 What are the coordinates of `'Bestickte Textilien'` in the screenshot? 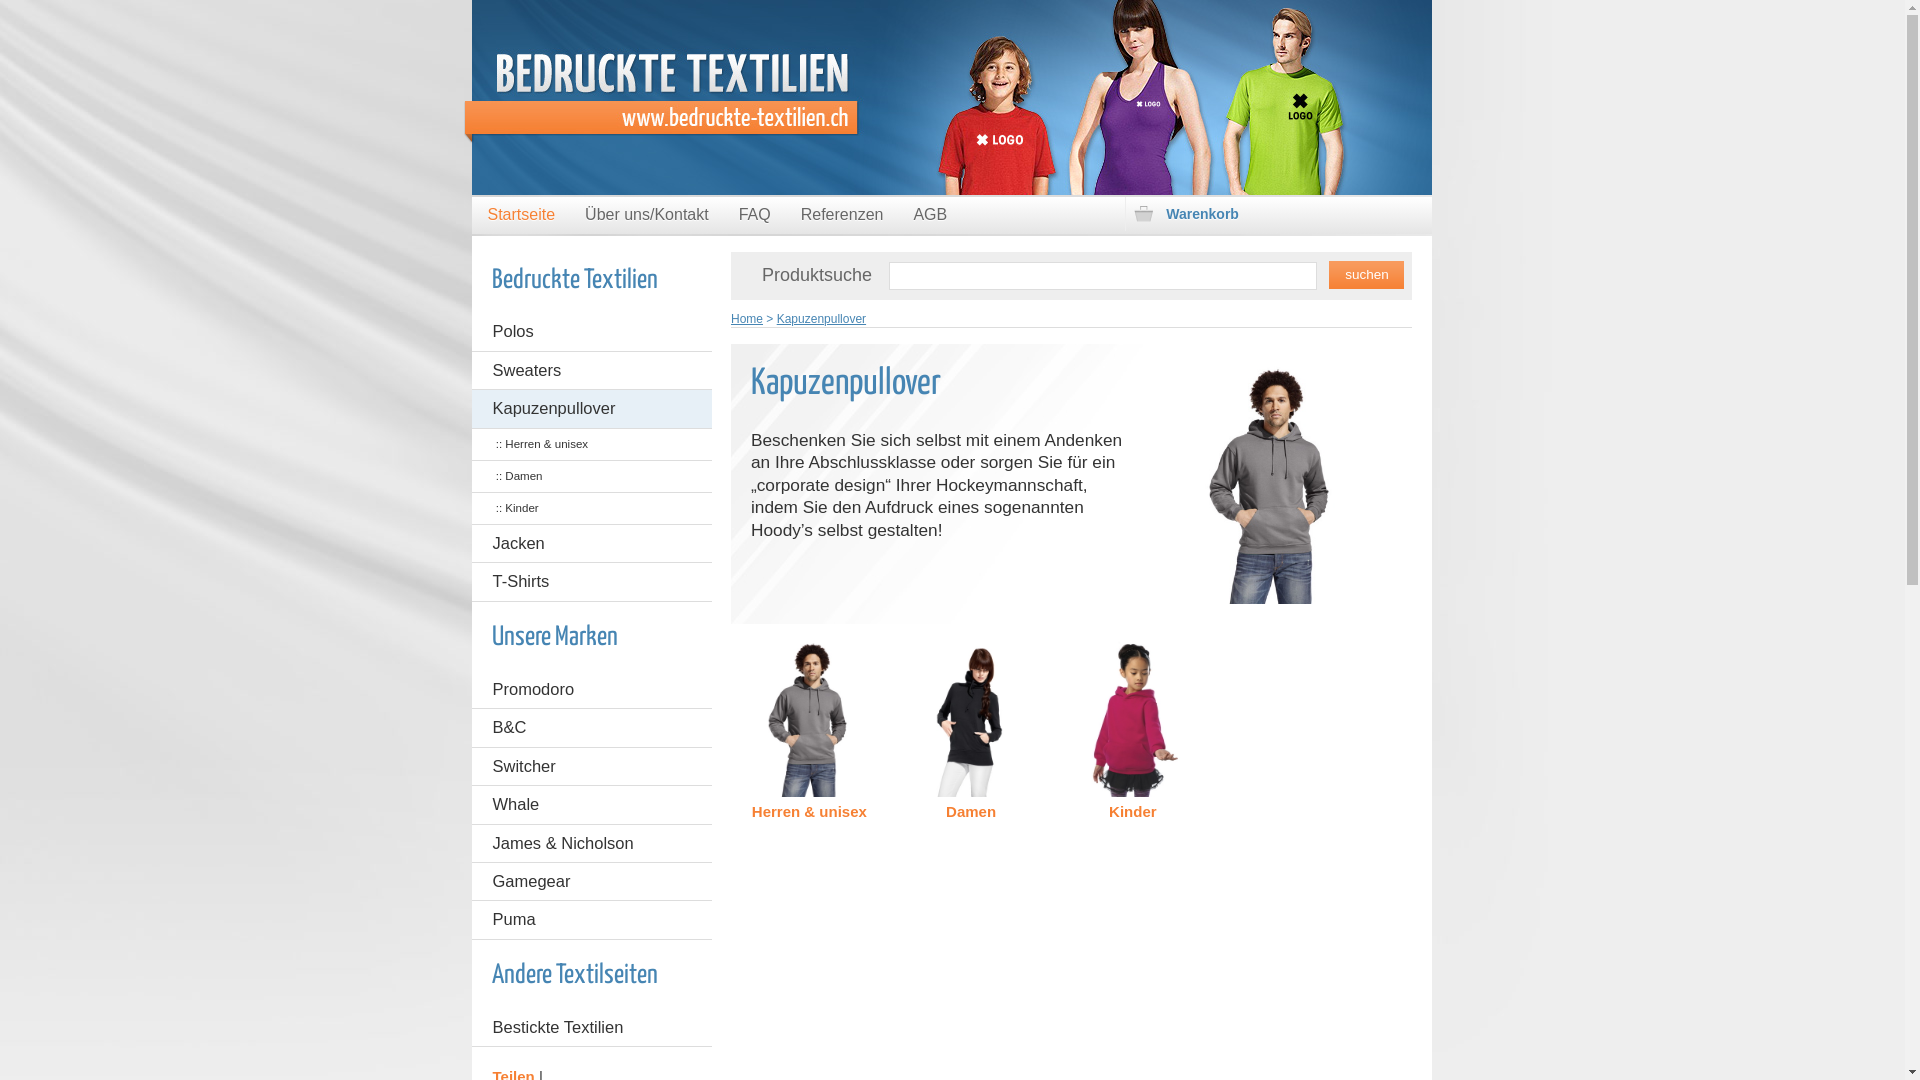 It's located at (590, 1027).